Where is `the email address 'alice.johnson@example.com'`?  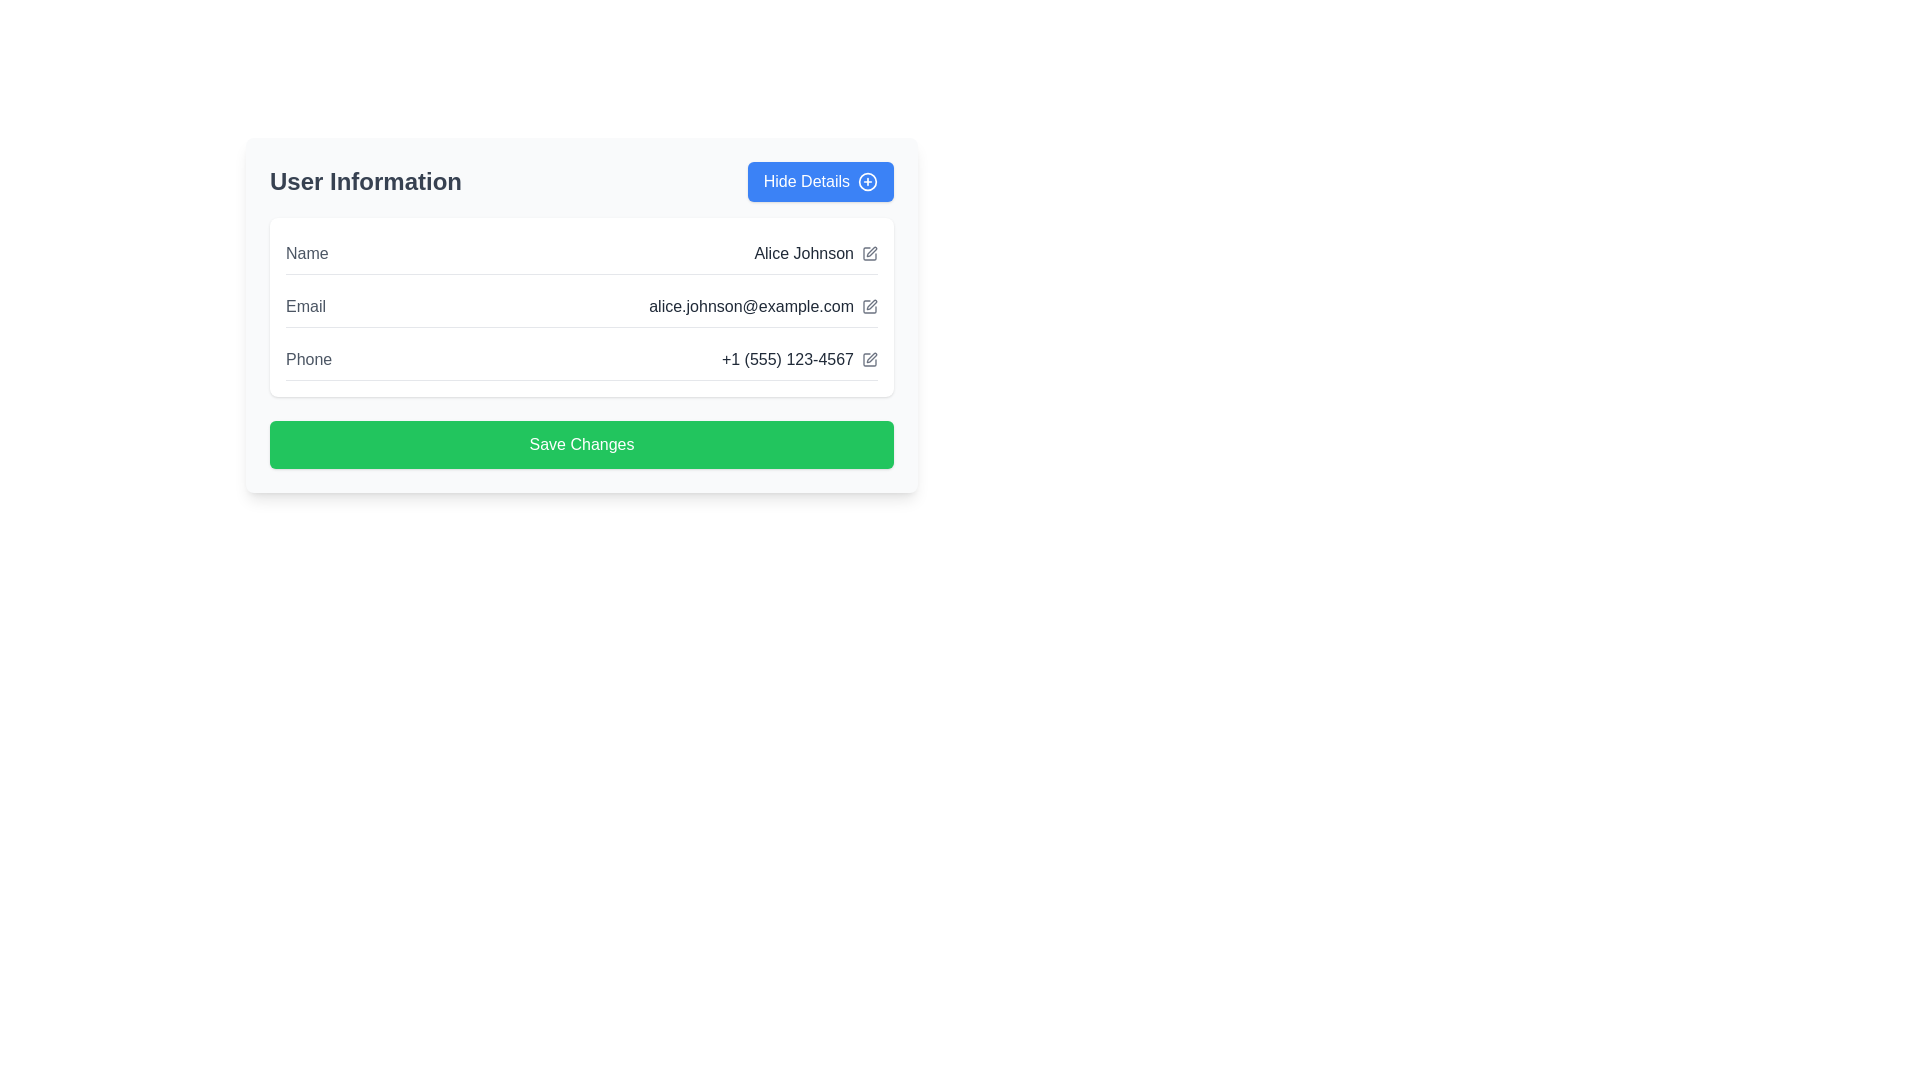
the email address 'alice.johnson@example.com' is located at coordinates (580, 307).